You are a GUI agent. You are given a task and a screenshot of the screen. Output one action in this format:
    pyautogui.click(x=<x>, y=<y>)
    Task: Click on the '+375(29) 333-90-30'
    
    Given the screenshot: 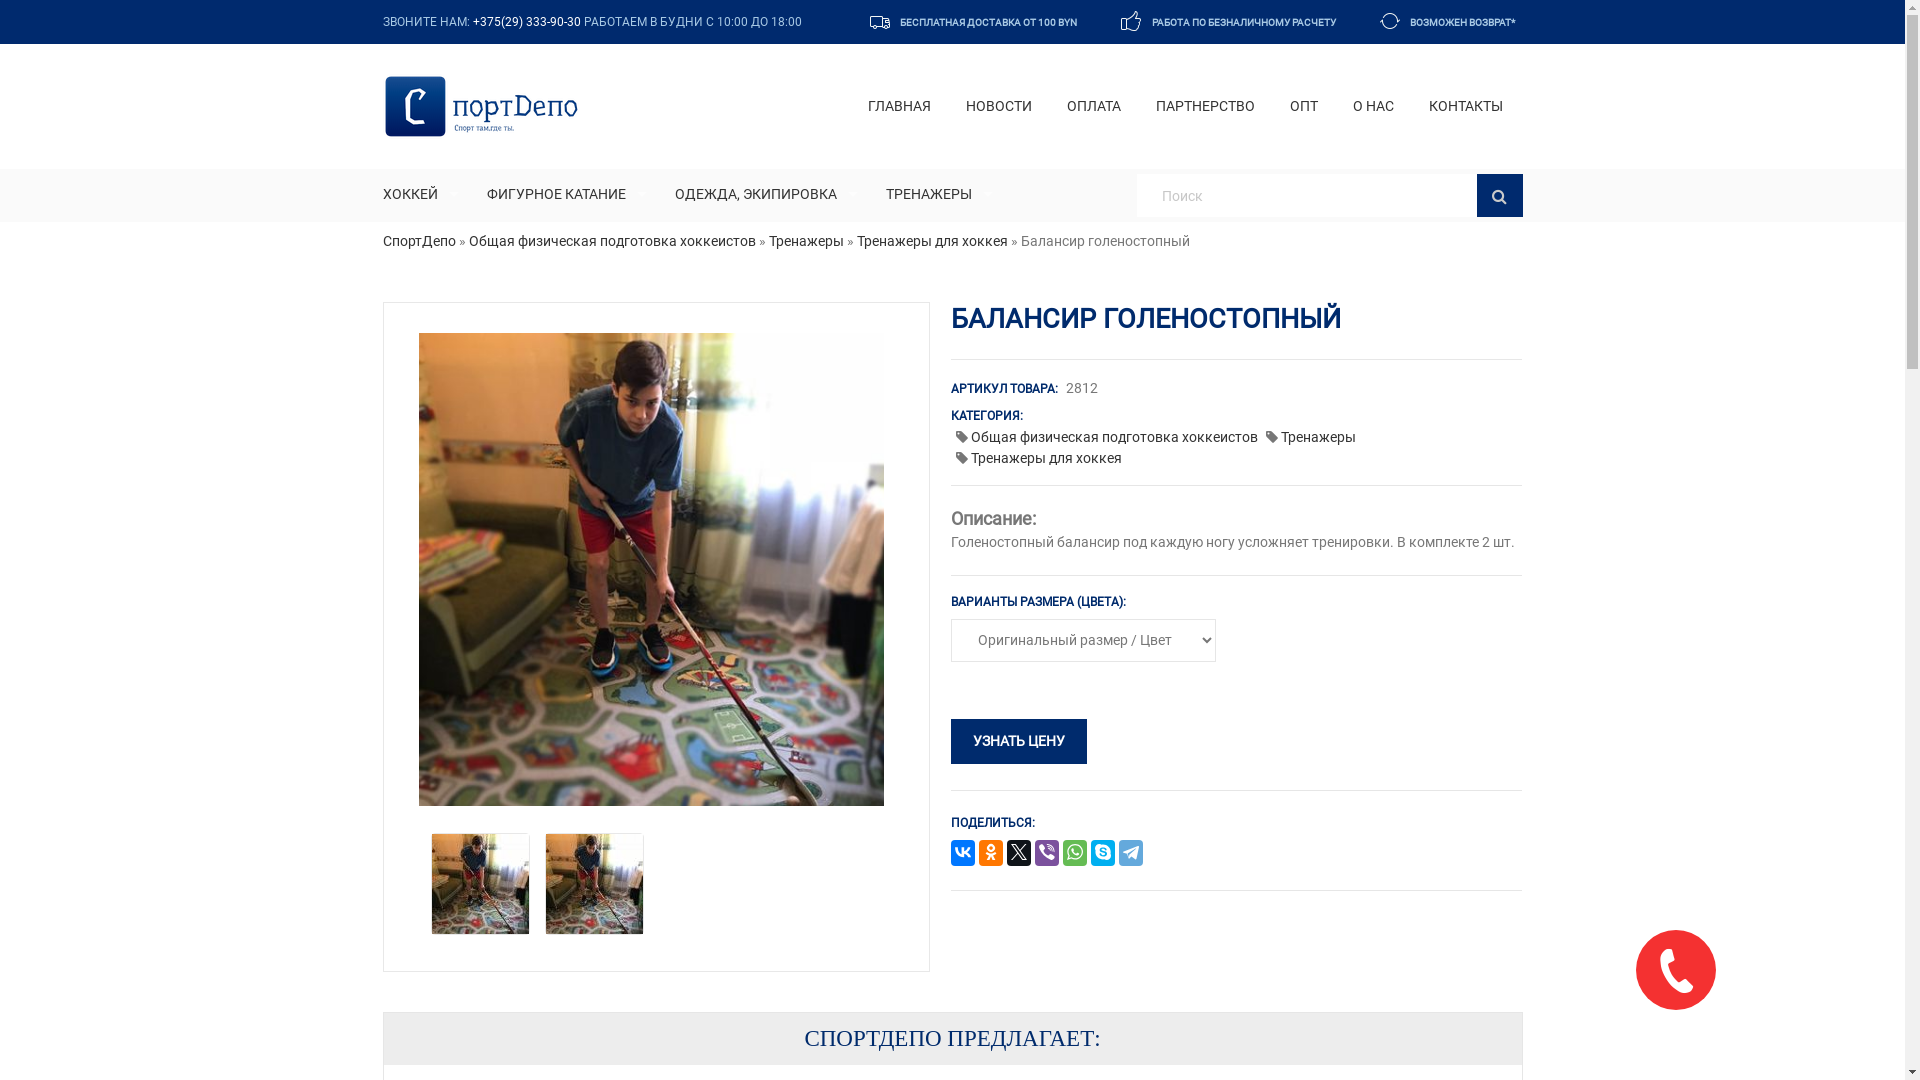 What is the action you would take?
    pyautogui.click(x=526, y=22)
    